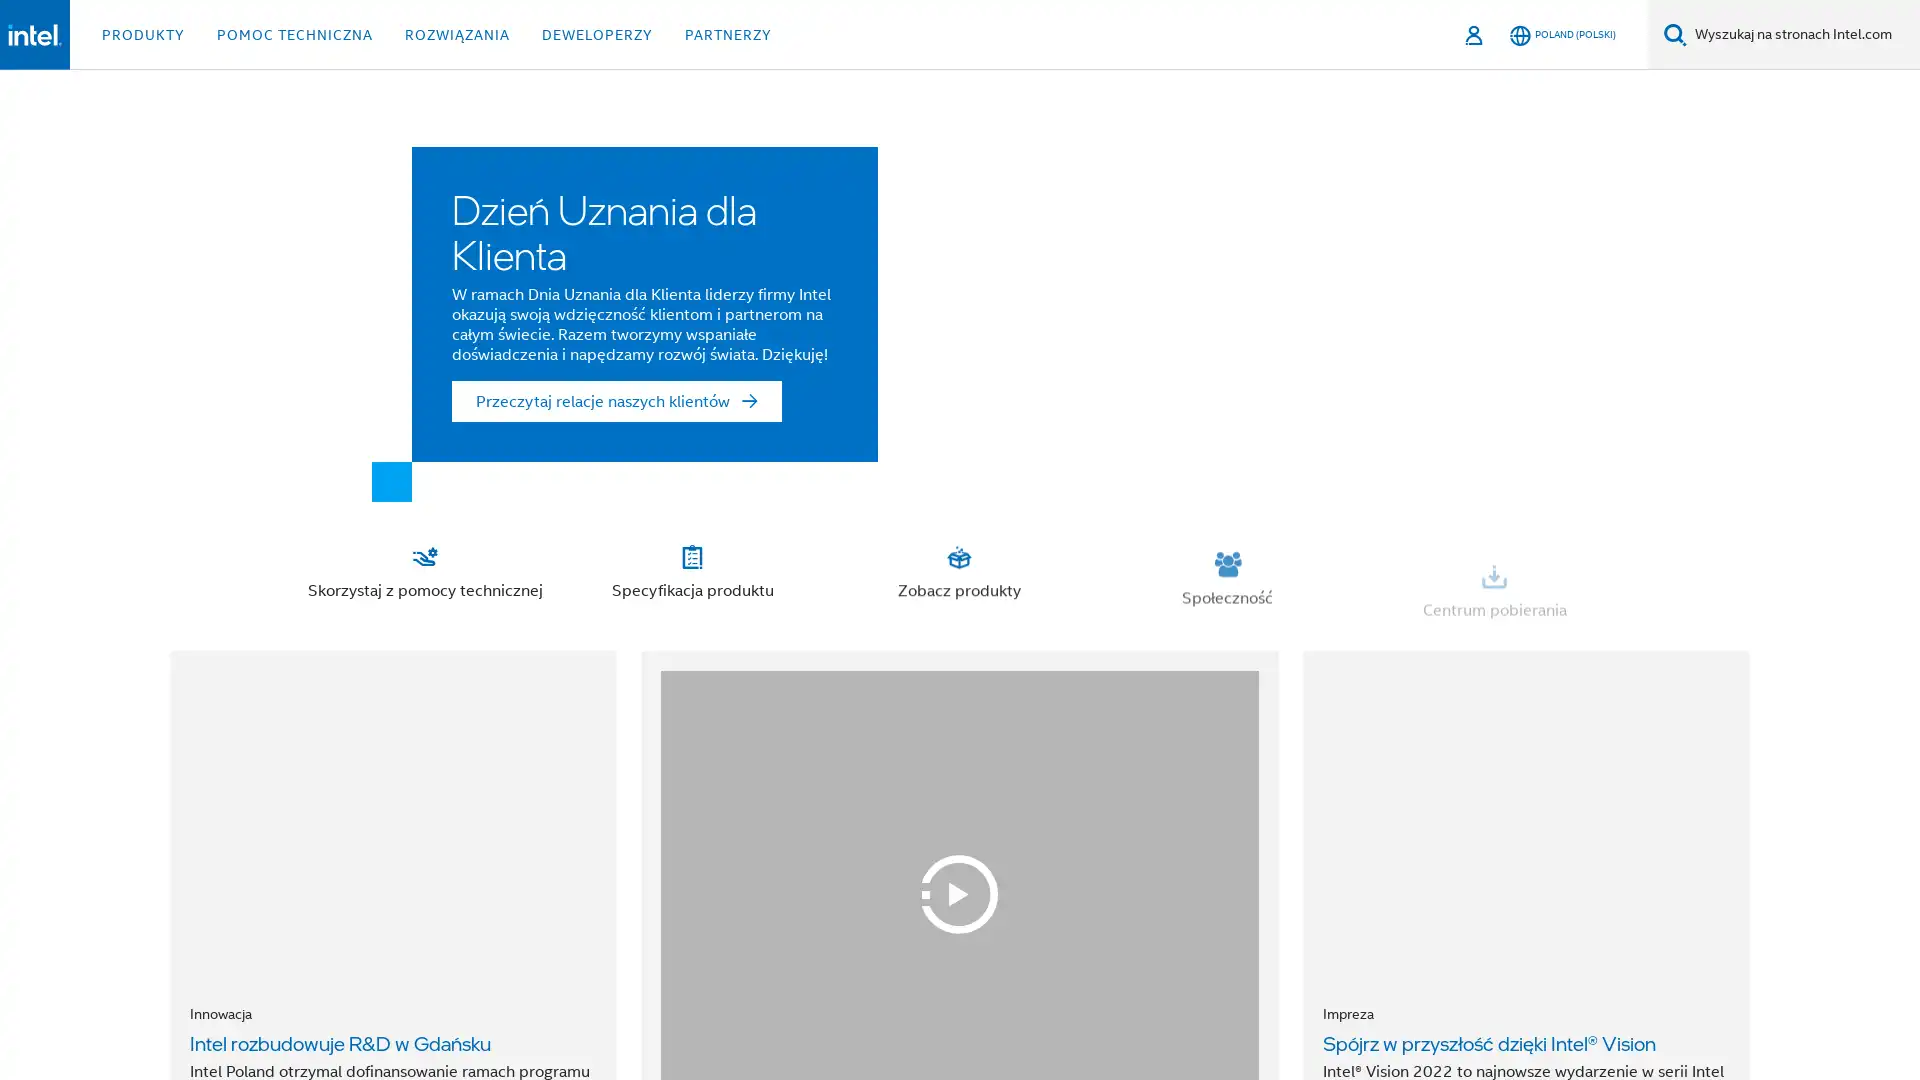 This screenshot has height=1080, width=1920. I want to click on Poland (Polski), so click(1562, 34).